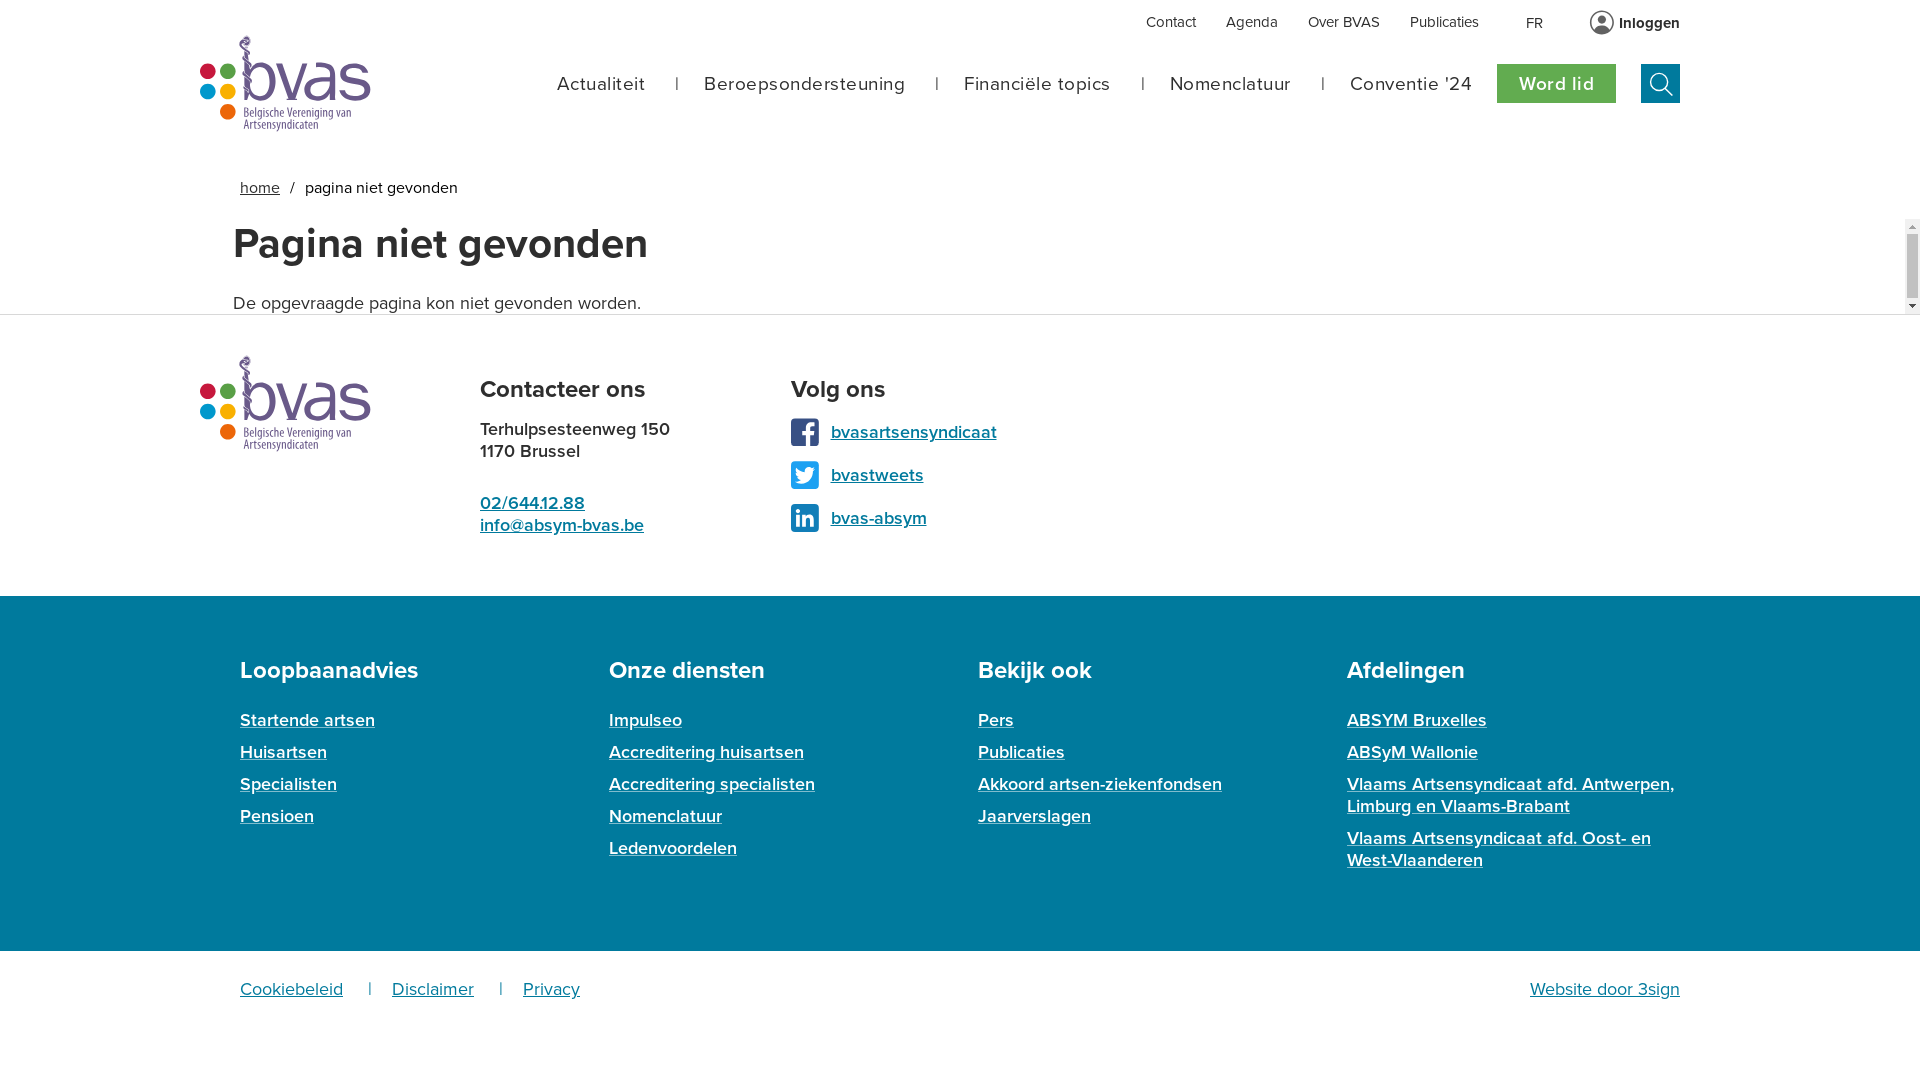 The width and height of the screenshot is (1920, 1080). I want to click on 'Beroepsondersteuning', so click(804, 83).